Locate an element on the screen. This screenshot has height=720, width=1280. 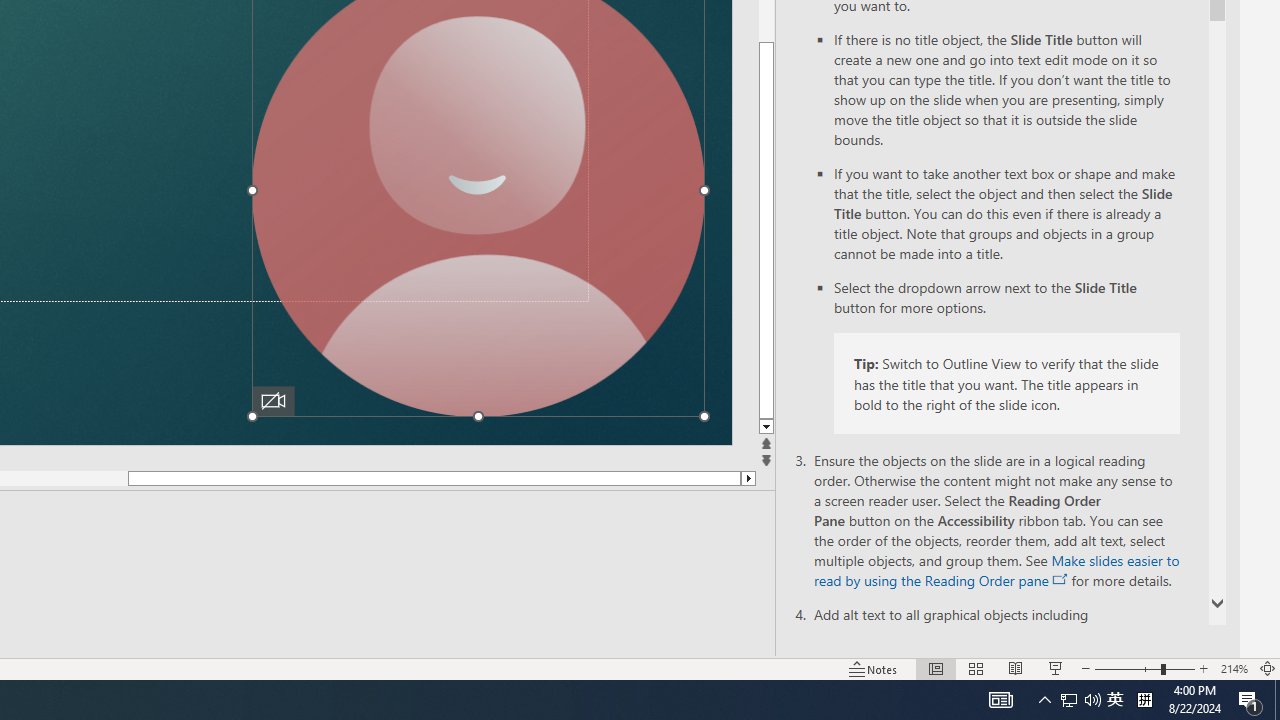
'Zoom 214%' is located at coordinates (1233, 669).